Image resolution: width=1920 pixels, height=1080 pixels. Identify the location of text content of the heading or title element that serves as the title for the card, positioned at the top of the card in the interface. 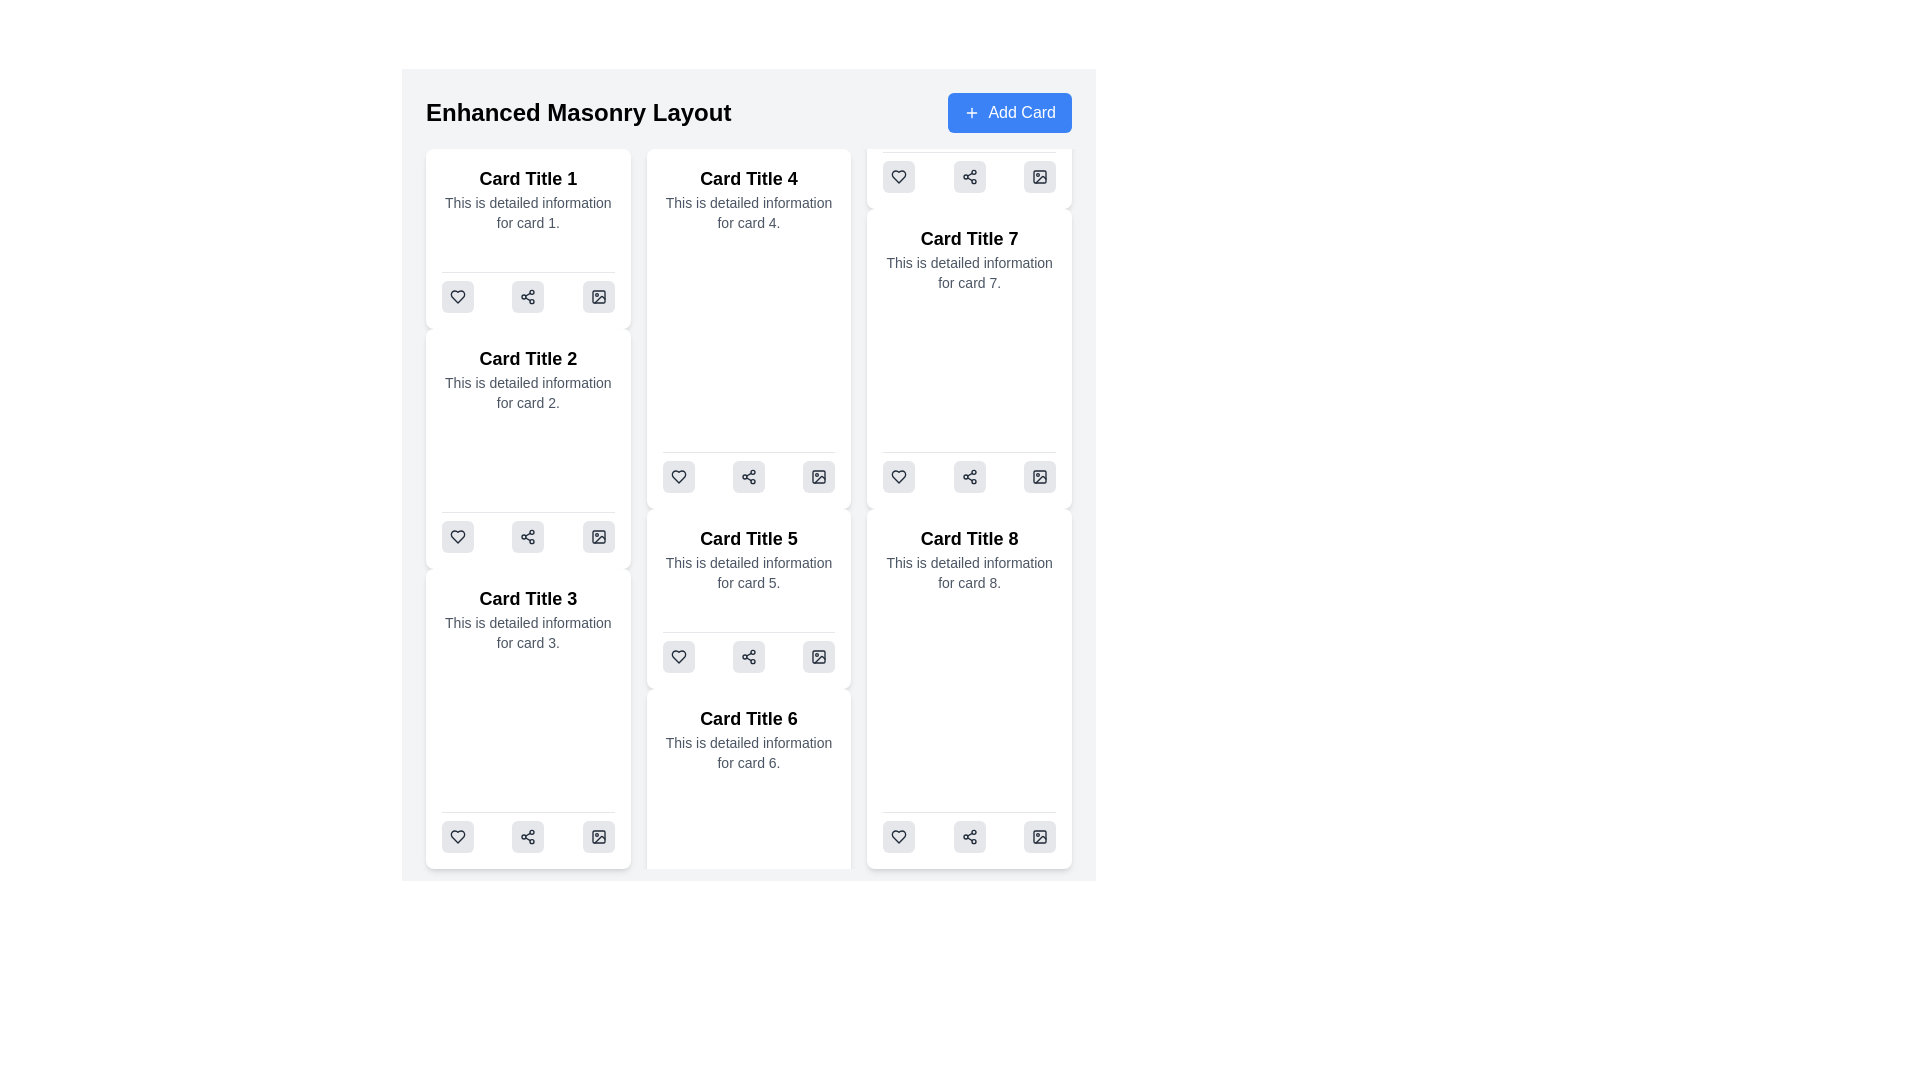
(747, 177).